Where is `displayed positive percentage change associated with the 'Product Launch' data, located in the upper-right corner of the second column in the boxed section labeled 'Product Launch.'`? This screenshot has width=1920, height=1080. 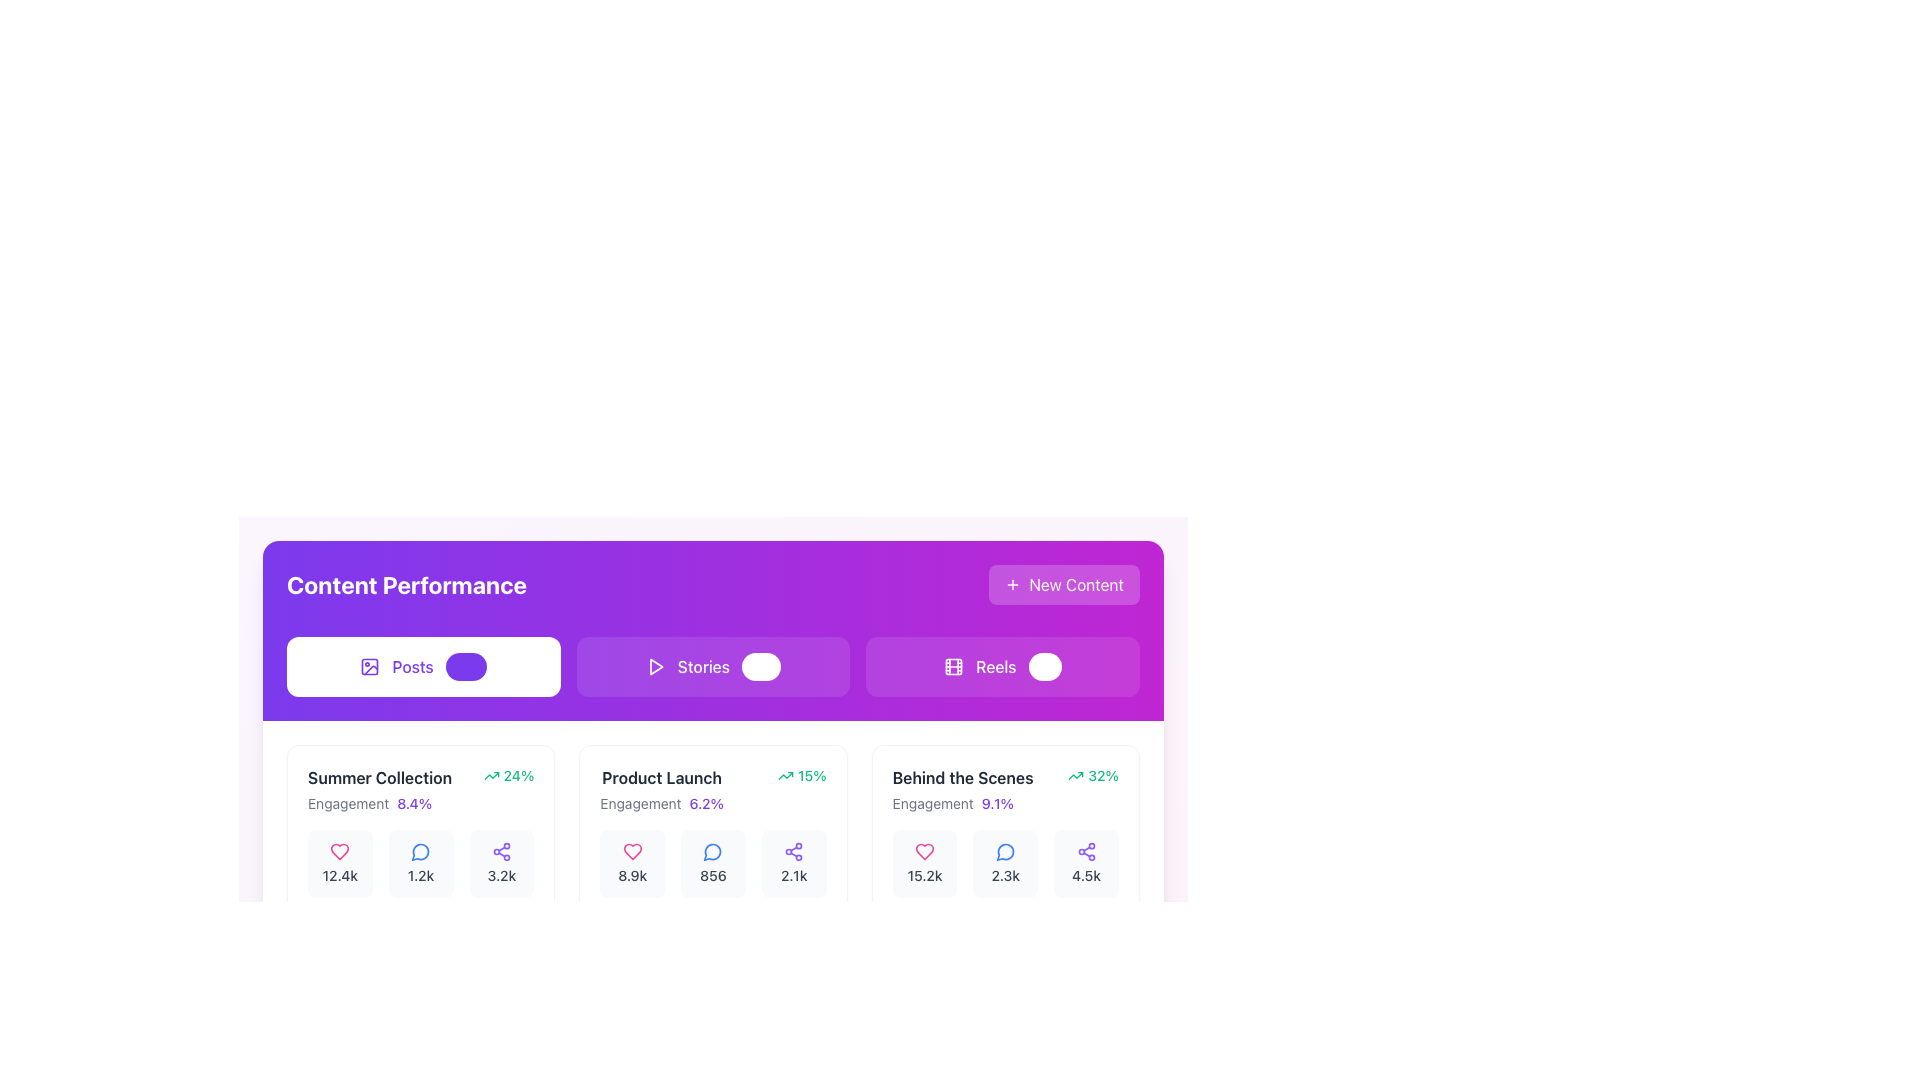 displayed positive percentage change associated with the 'Product Launch' data, located in the upper-right corner of the second column in the boxed section labeled 'Product Launch.' is located at coordinates (802, 774).